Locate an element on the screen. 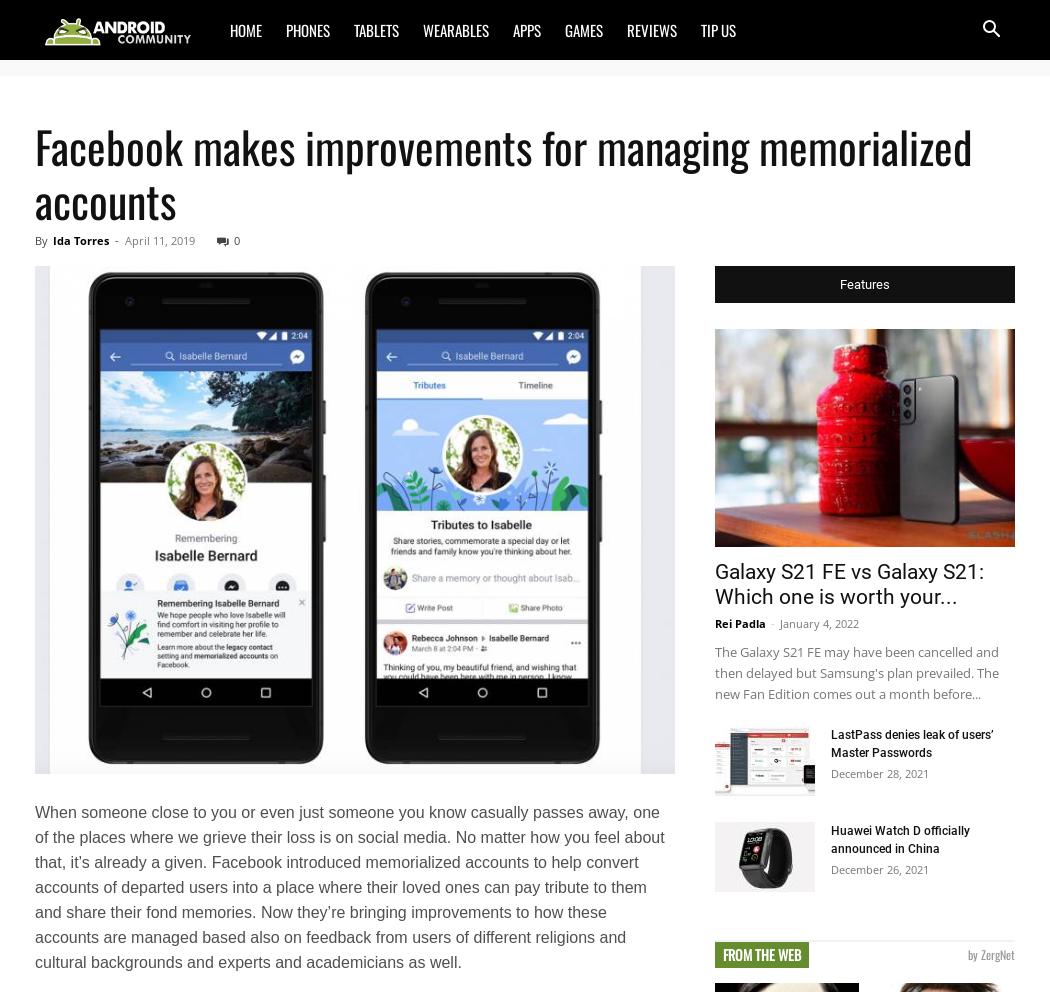  'January 4, 2022' is located at coordinates (818, 622).